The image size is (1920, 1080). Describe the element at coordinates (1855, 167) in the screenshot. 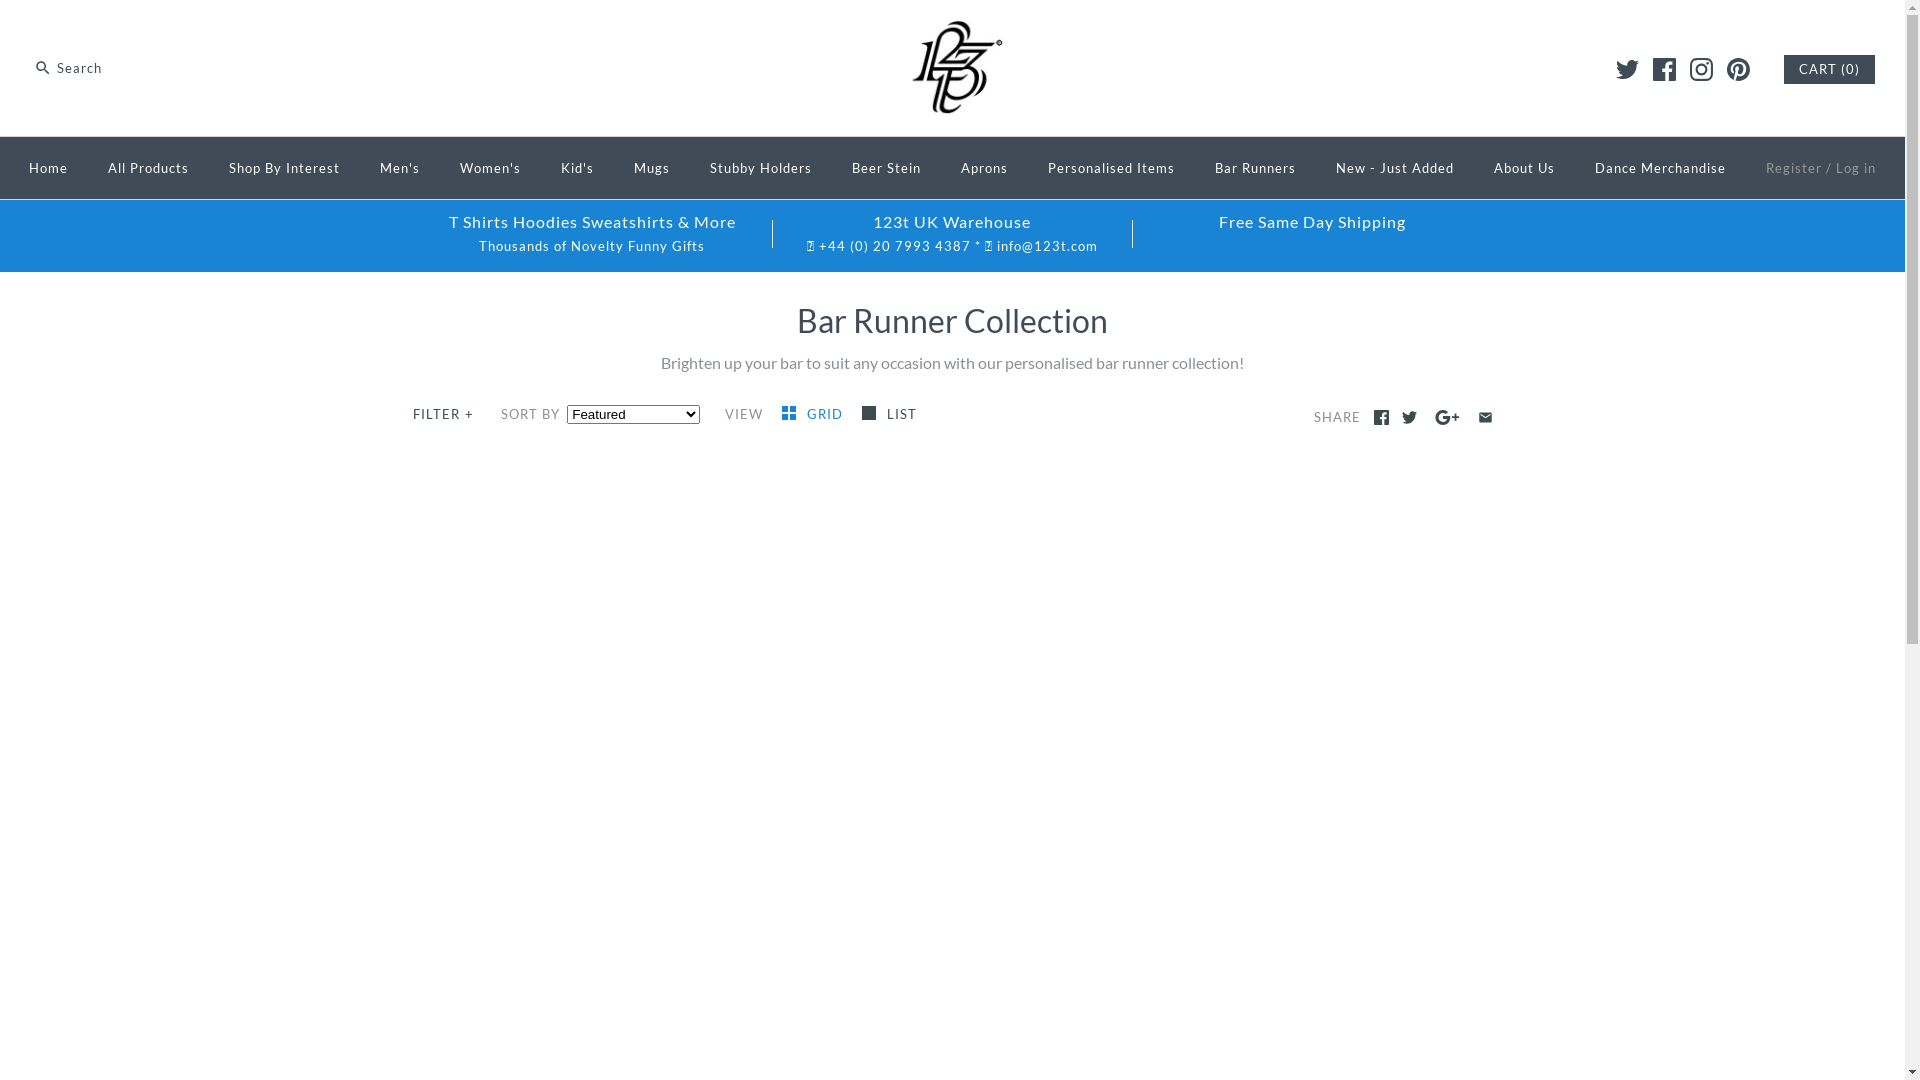

I see `'Log in'` at that location.